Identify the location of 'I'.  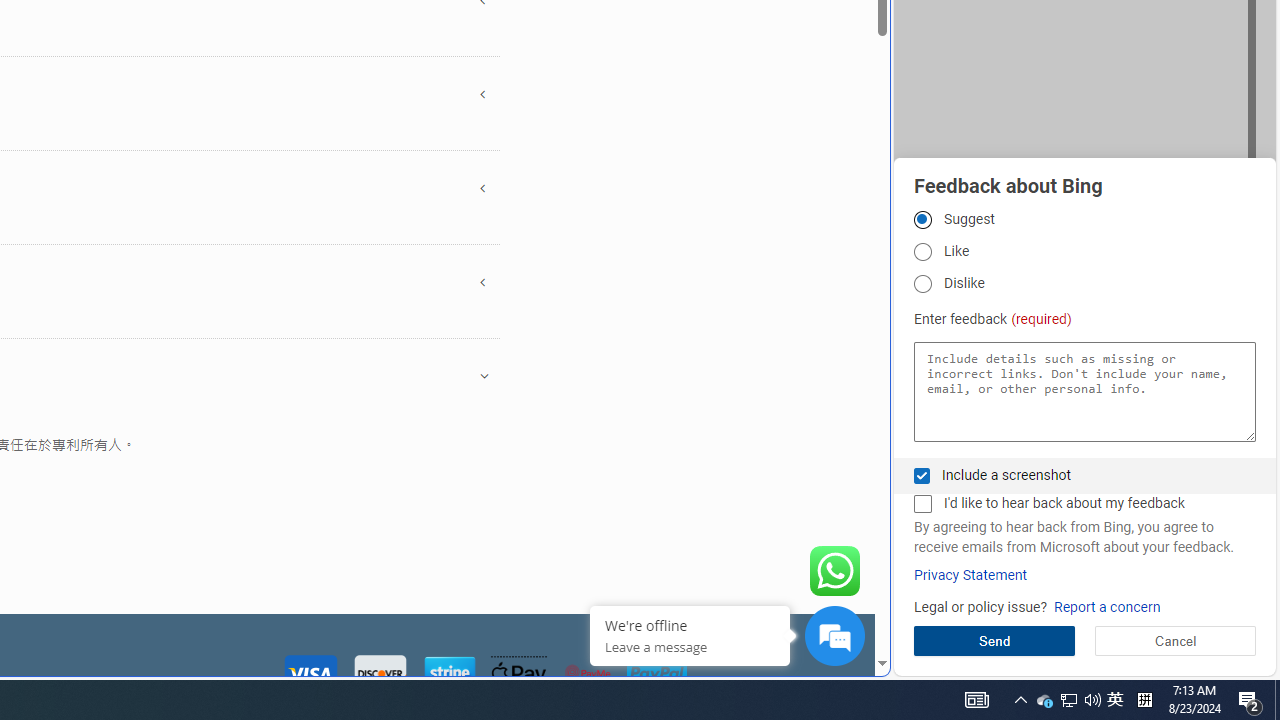
(921, 502).